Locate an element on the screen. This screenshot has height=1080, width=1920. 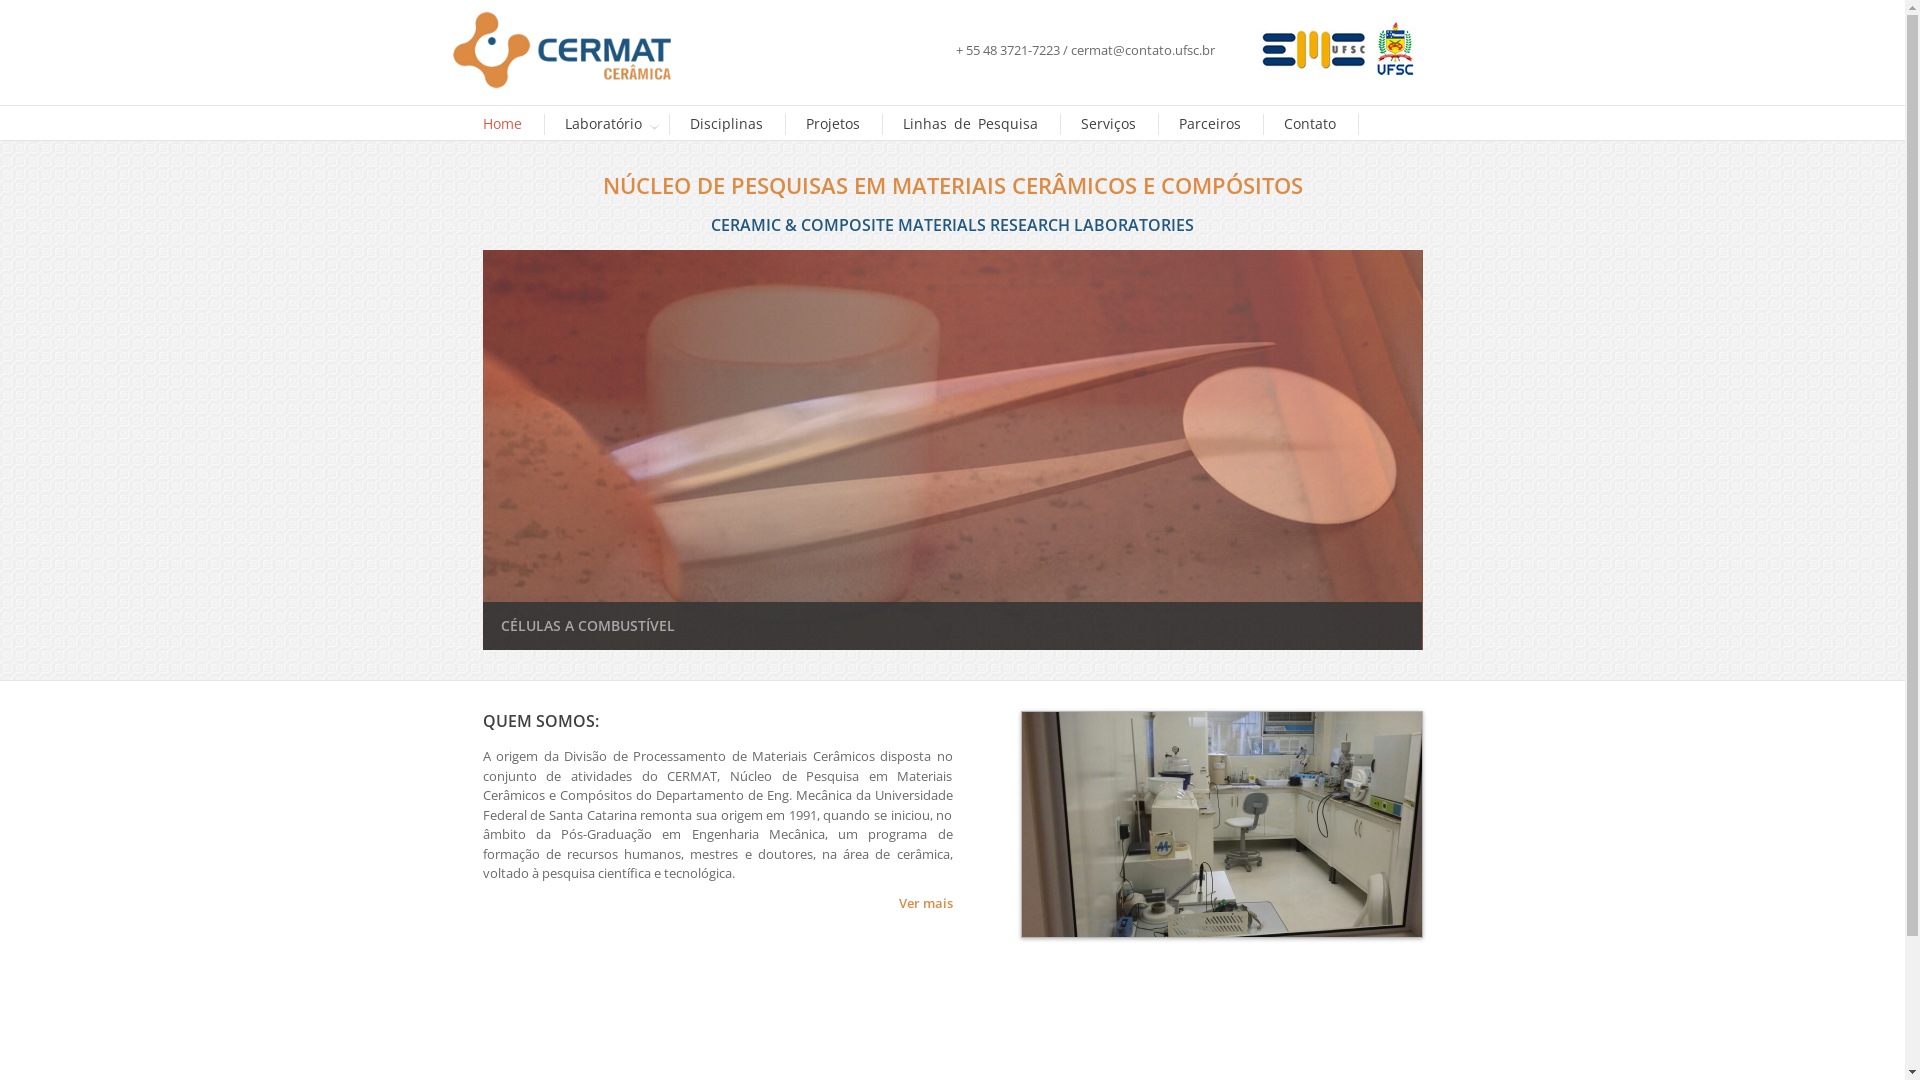
'Linhas de Pesquisa' is located at coordinates (969, 123).